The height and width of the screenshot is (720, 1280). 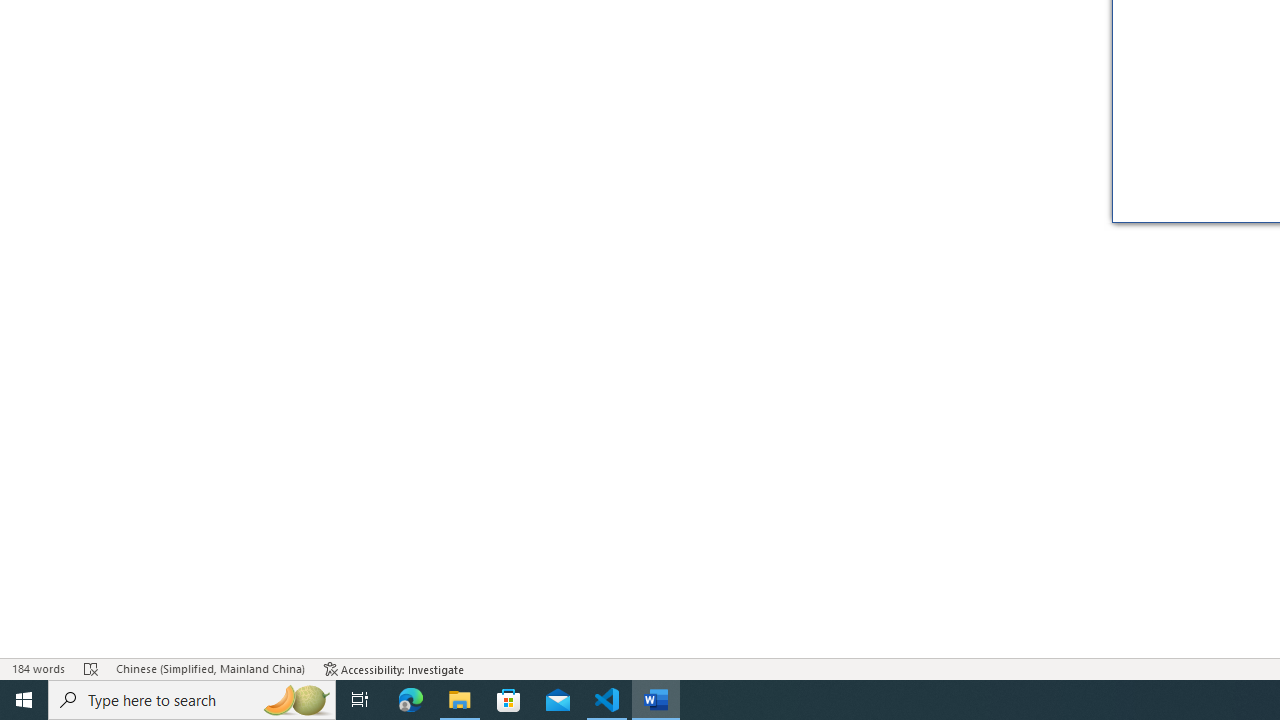 What do you see at coordinates (509, 698) in the screenshot?
I see `'Microsoft Store'` at bounding box center [509, 698].